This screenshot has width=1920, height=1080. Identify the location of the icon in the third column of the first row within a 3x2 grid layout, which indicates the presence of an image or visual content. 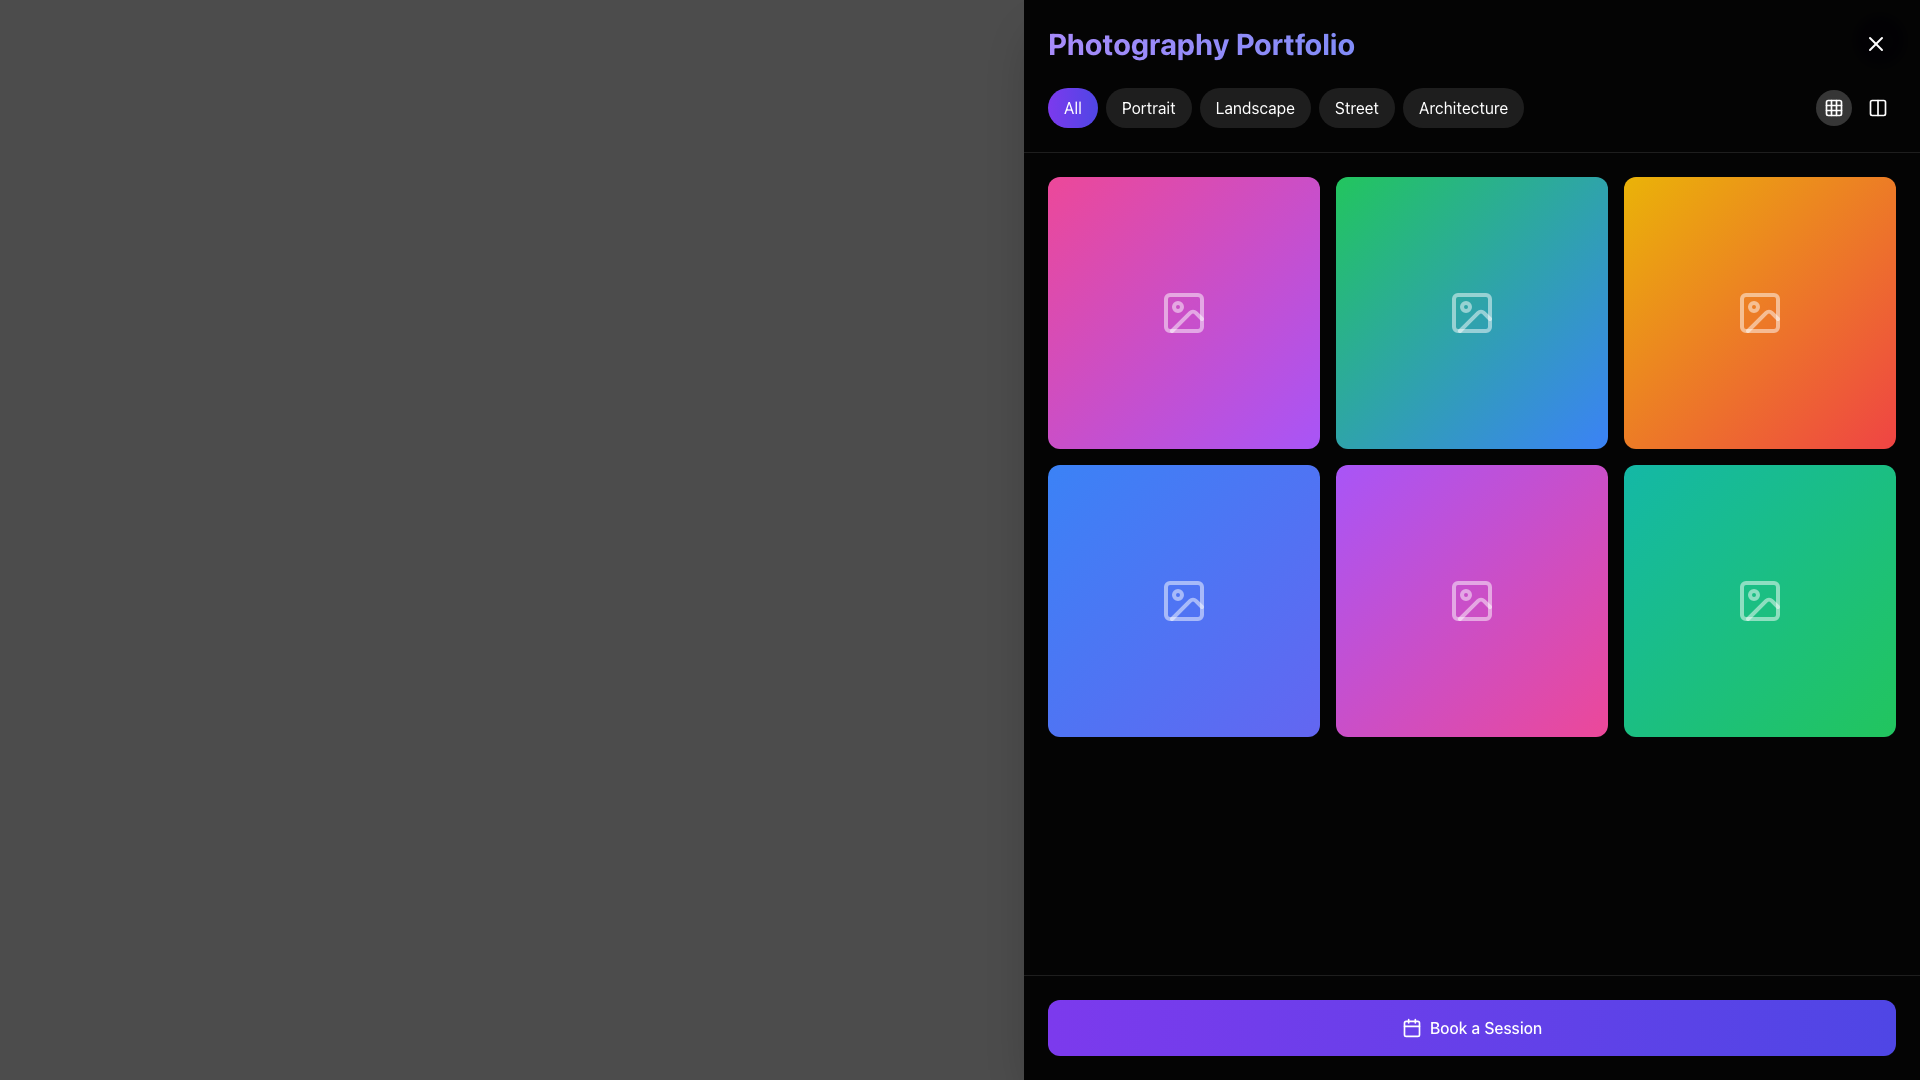
(1472, 312).